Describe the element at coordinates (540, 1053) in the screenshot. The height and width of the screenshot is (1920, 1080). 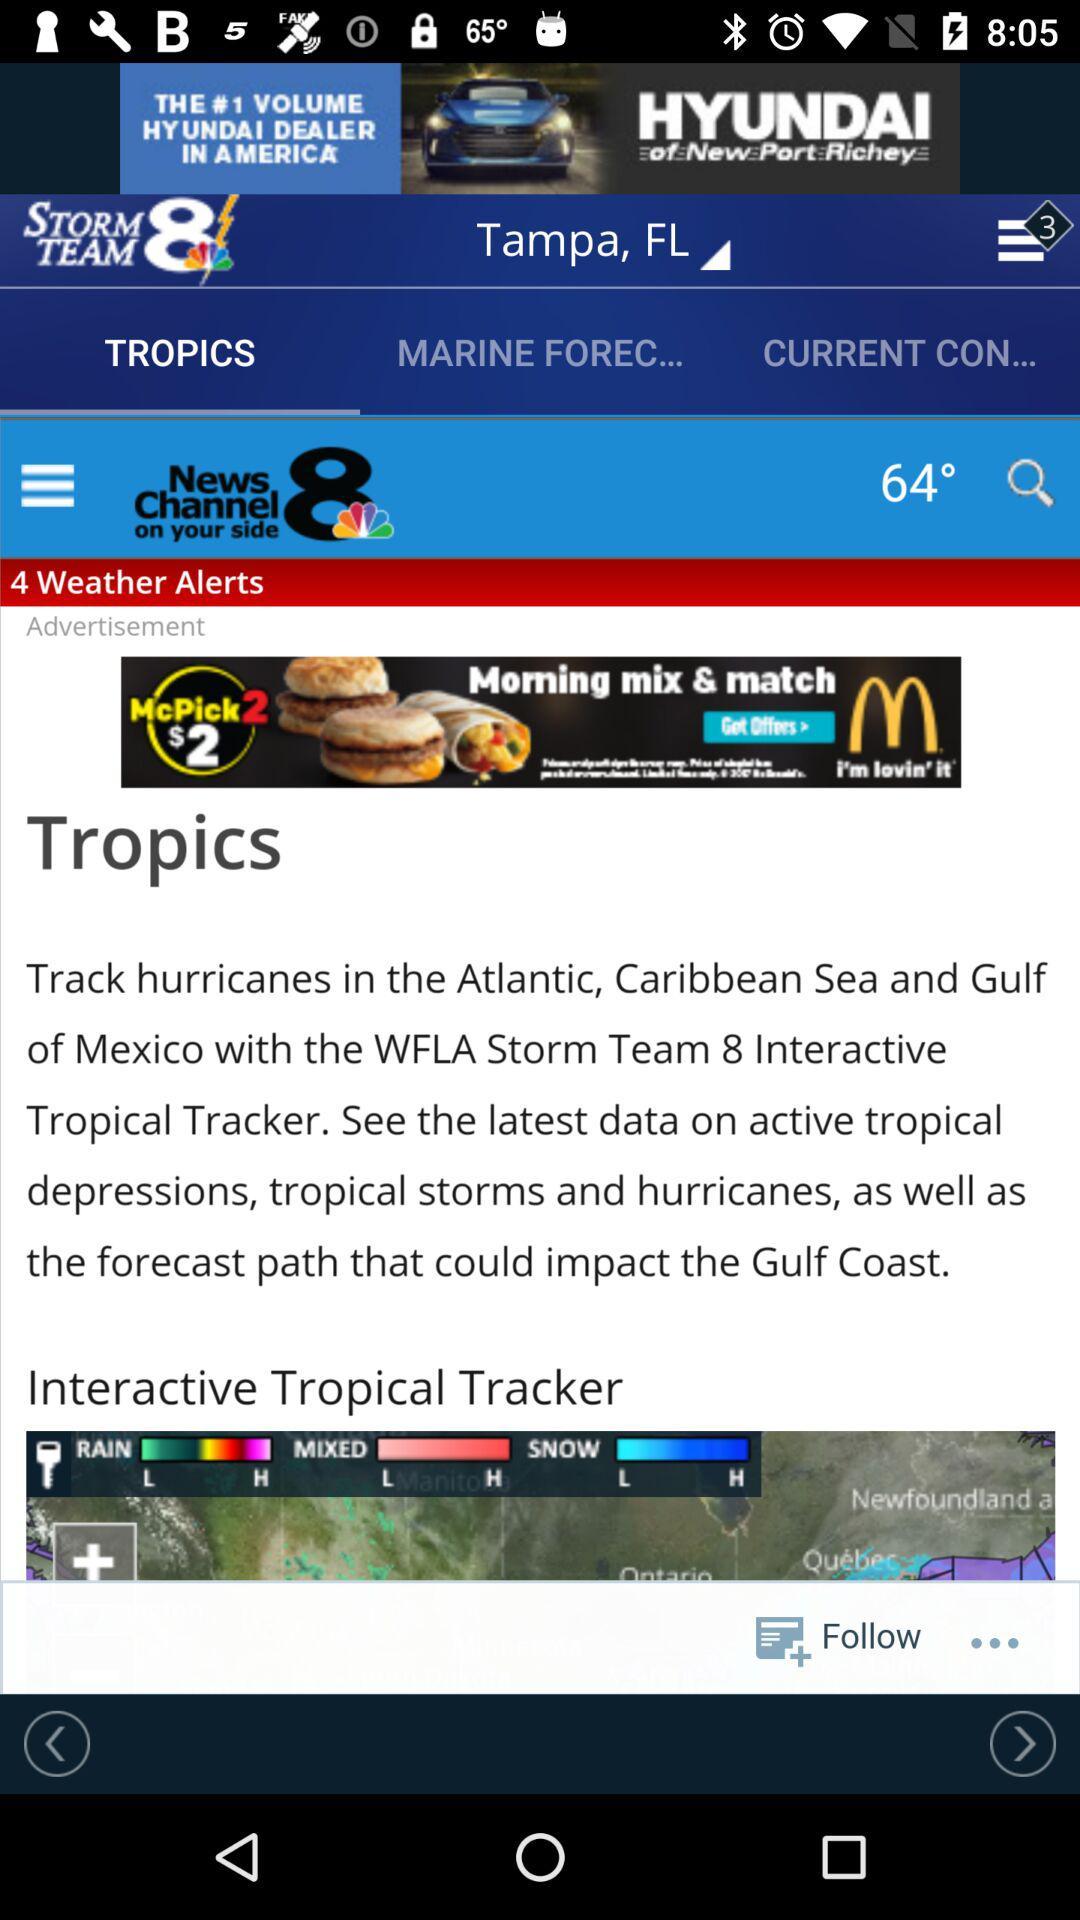
I see `tropics in screen` at that location.